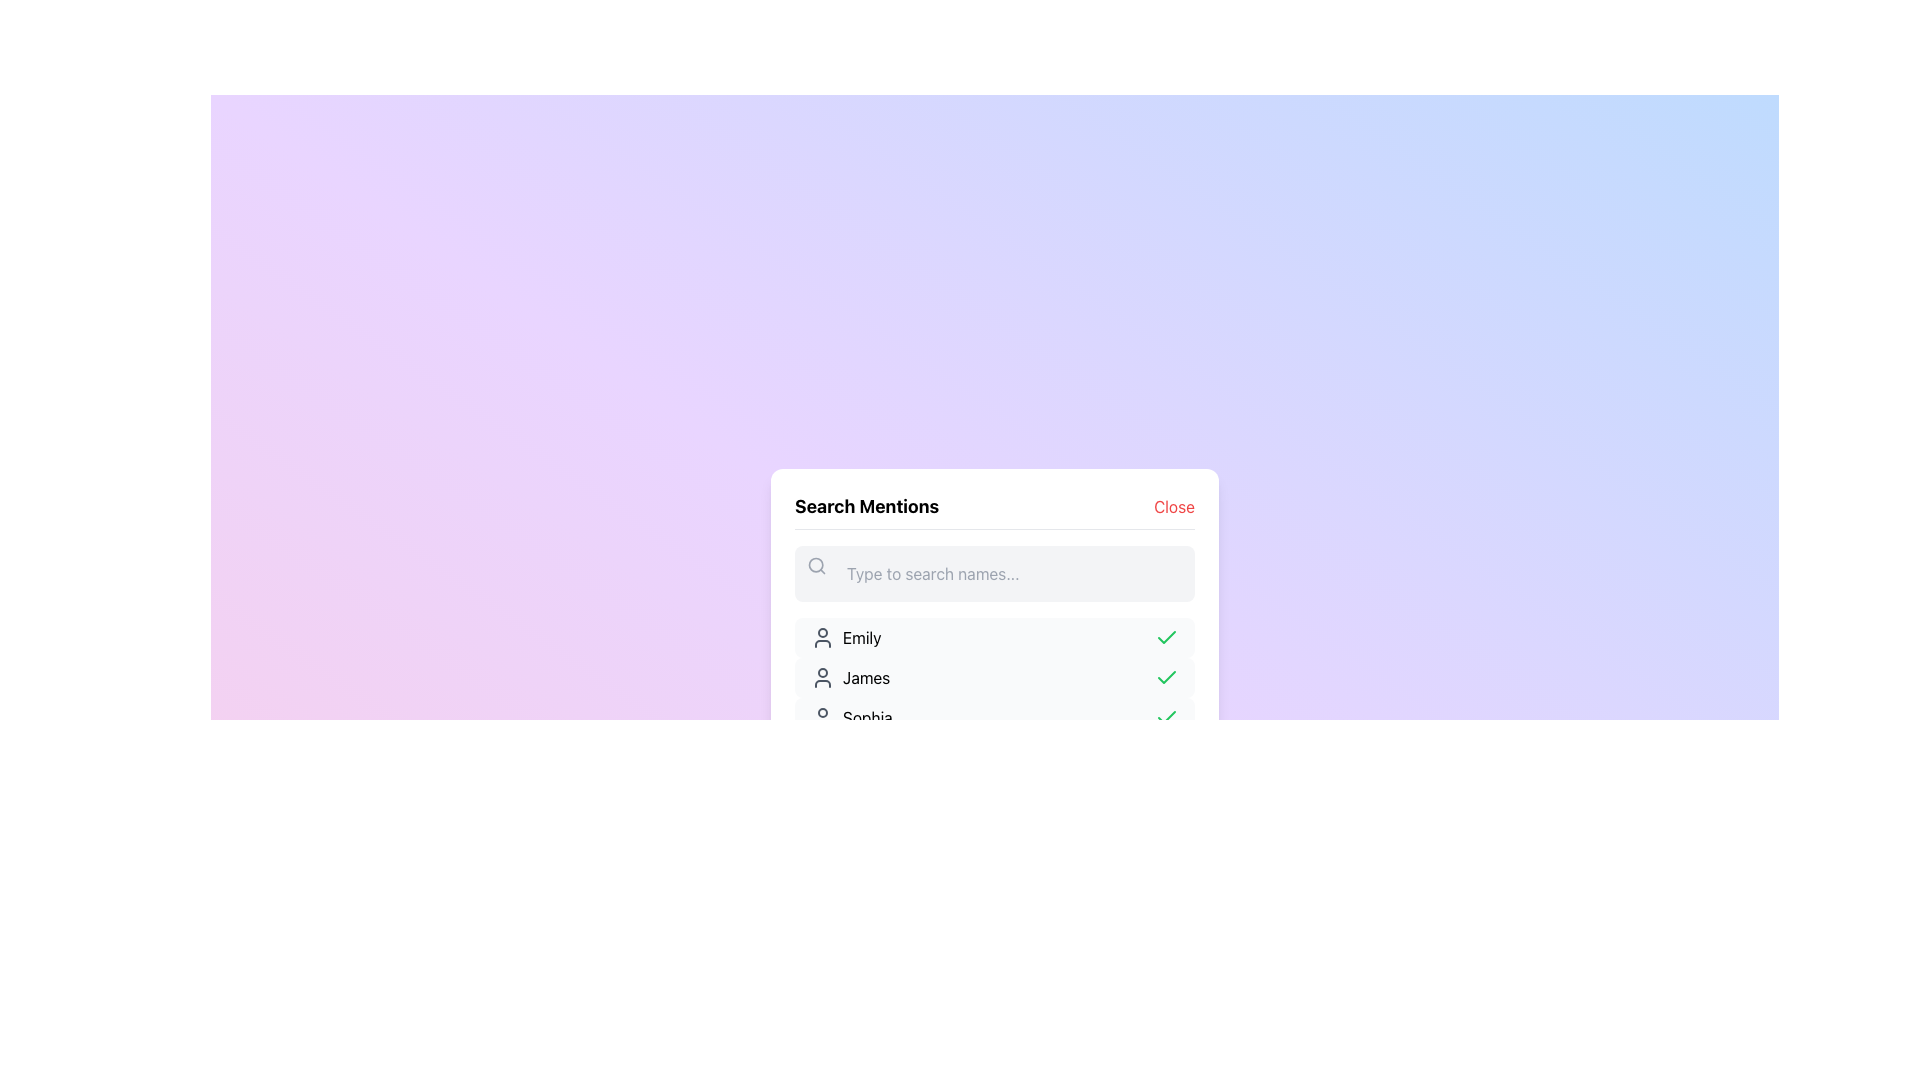 The height and width of the screenshot is (1080, 1920). I want to click on the text label displaying the name 'James', so click(866, 676).